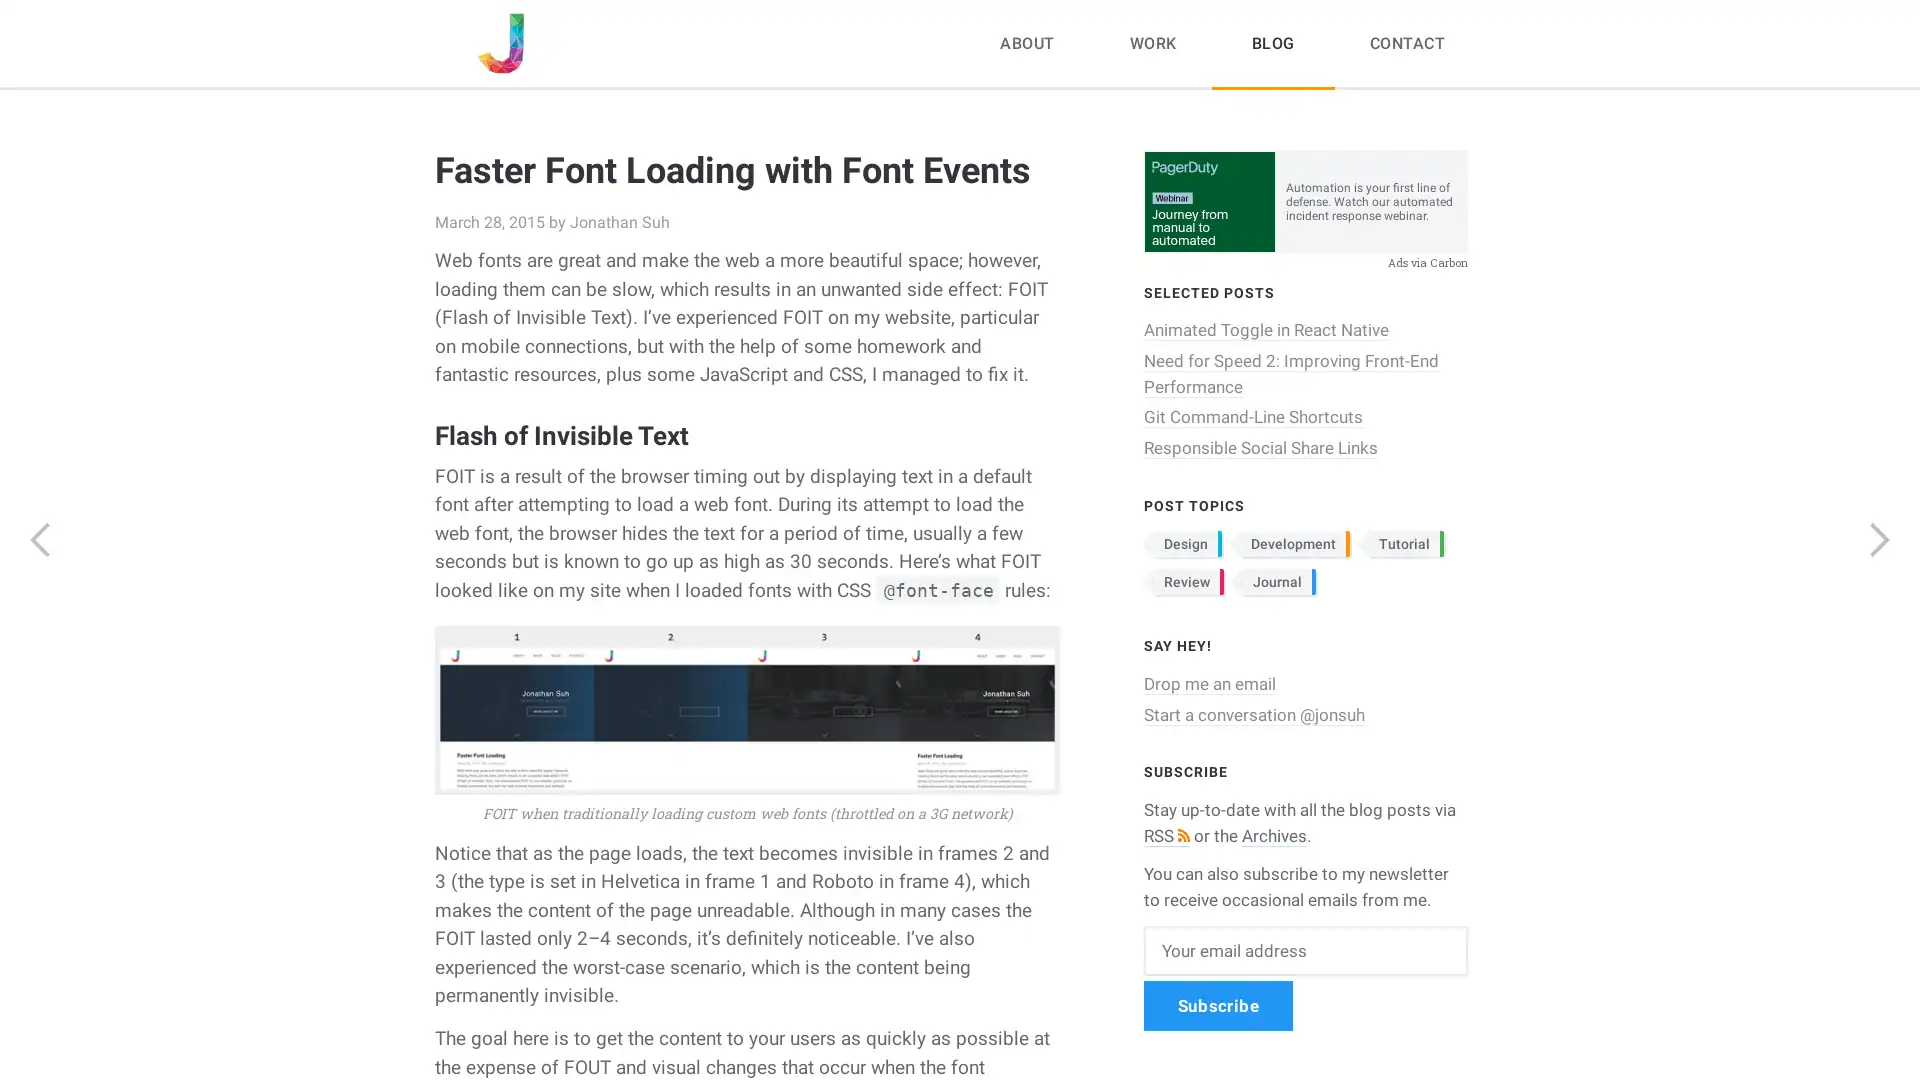 The image size is (1920, 1080). What do you see at coordinates (1217, 1005) in the screenshot?
I see `Subscribe` at bounding box center [1217, 1005].